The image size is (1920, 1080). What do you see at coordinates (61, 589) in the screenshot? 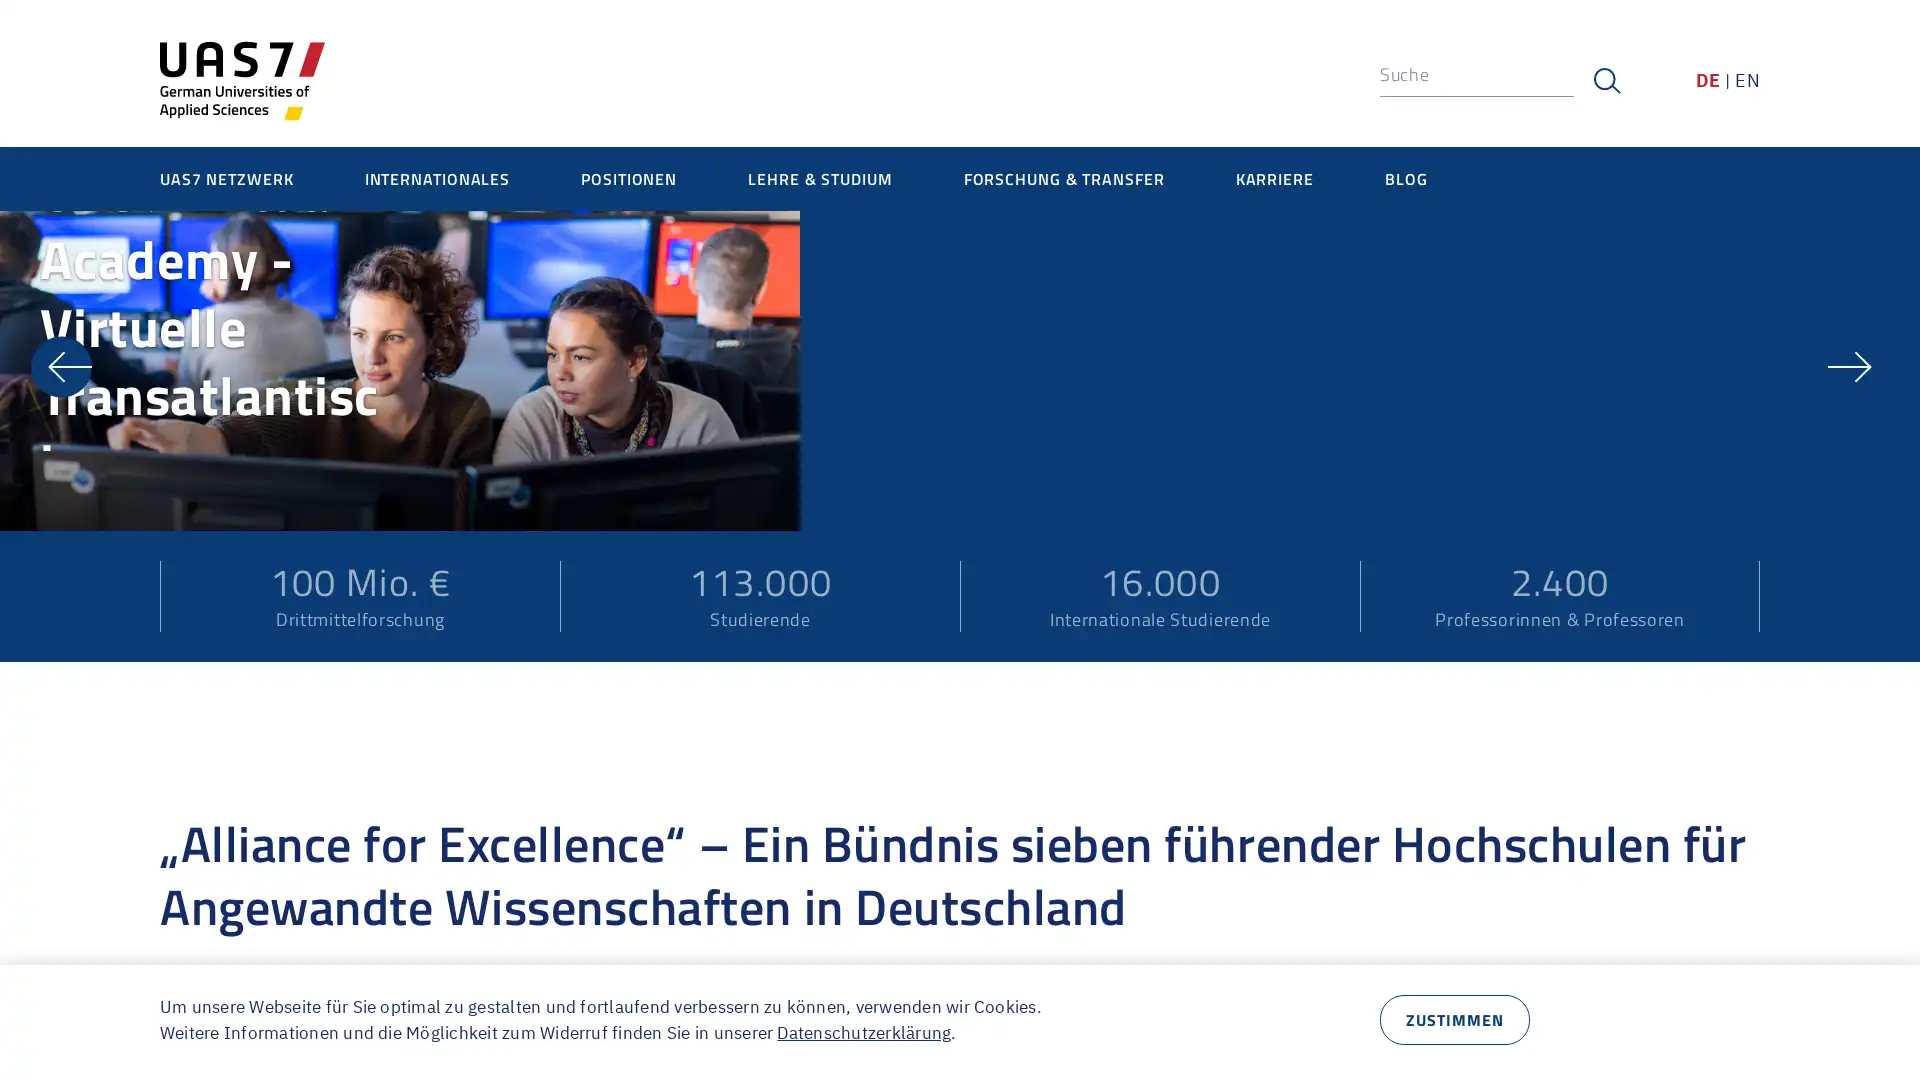
I see `Previous` at bounding box center [61, 589].